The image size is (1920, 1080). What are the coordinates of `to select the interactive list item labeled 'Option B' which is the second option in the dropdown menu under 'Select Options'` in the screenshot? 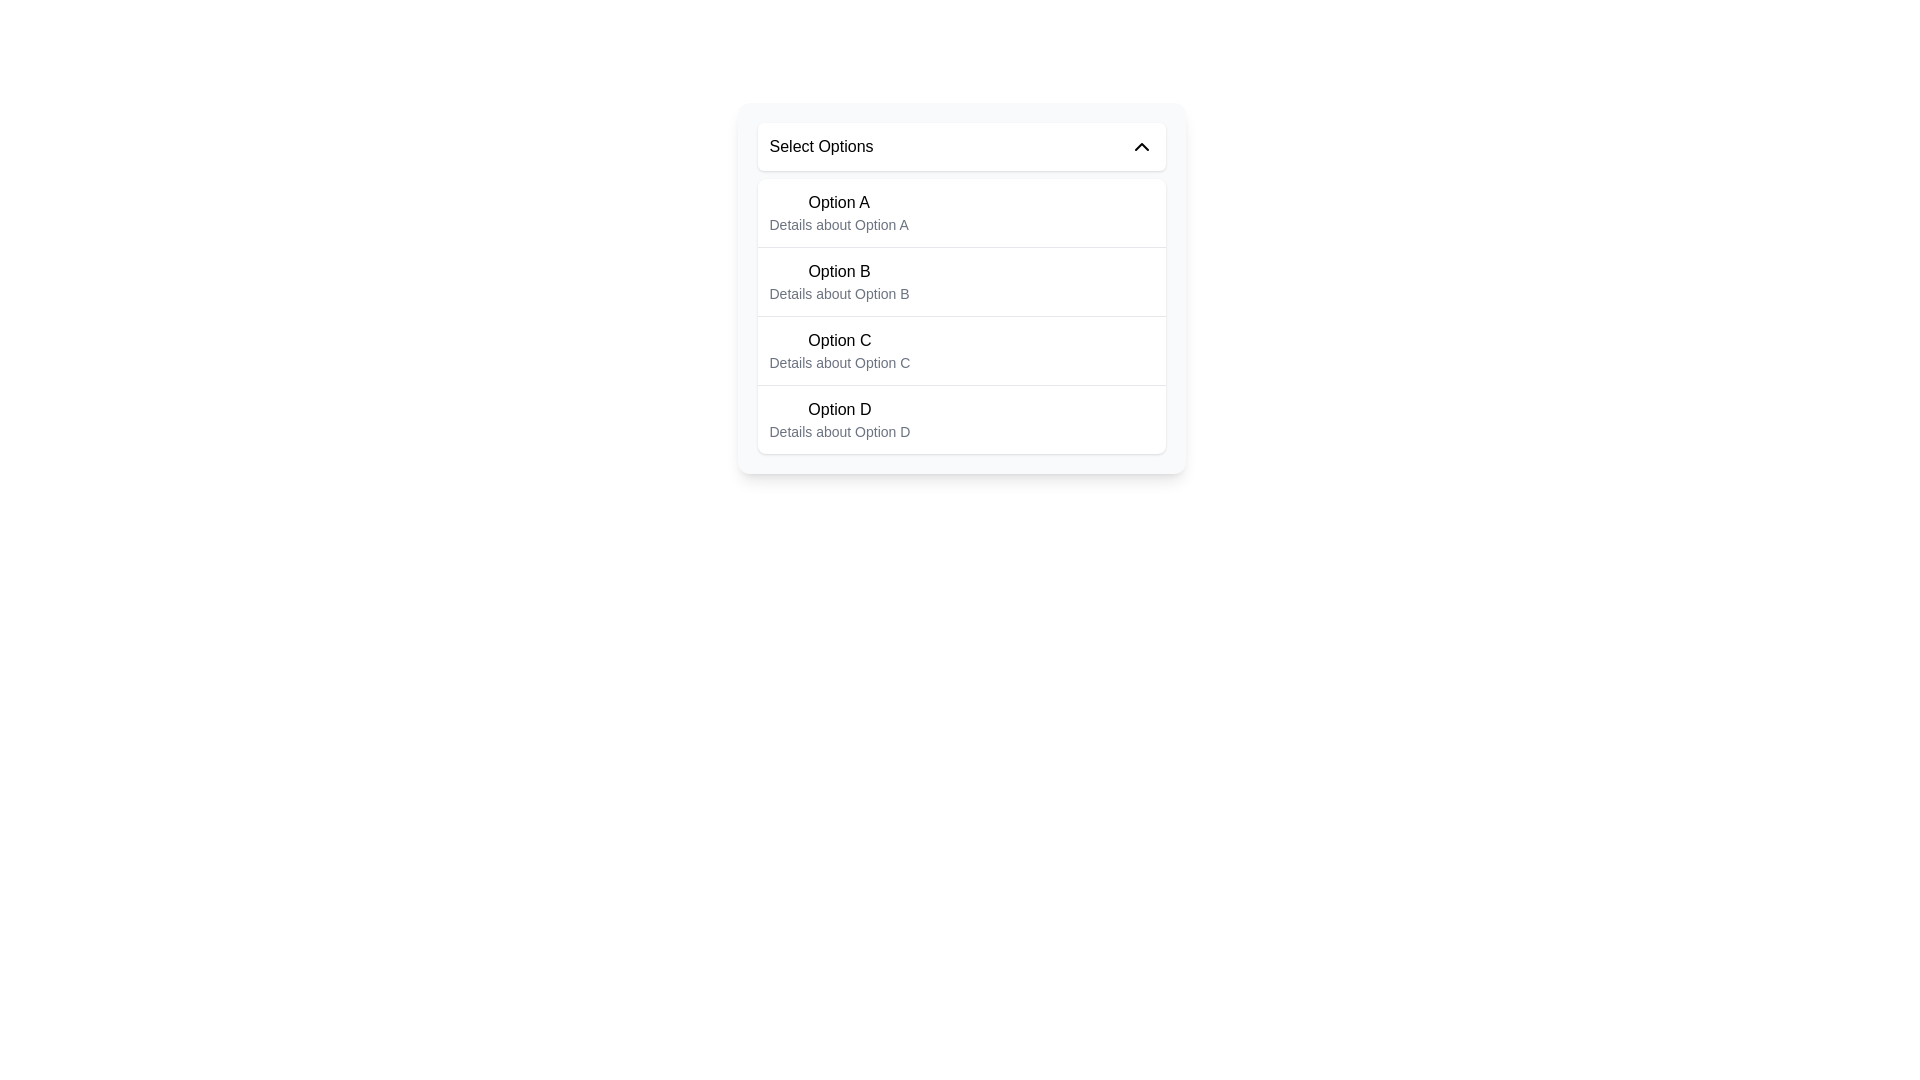 It's located at (839, 281).